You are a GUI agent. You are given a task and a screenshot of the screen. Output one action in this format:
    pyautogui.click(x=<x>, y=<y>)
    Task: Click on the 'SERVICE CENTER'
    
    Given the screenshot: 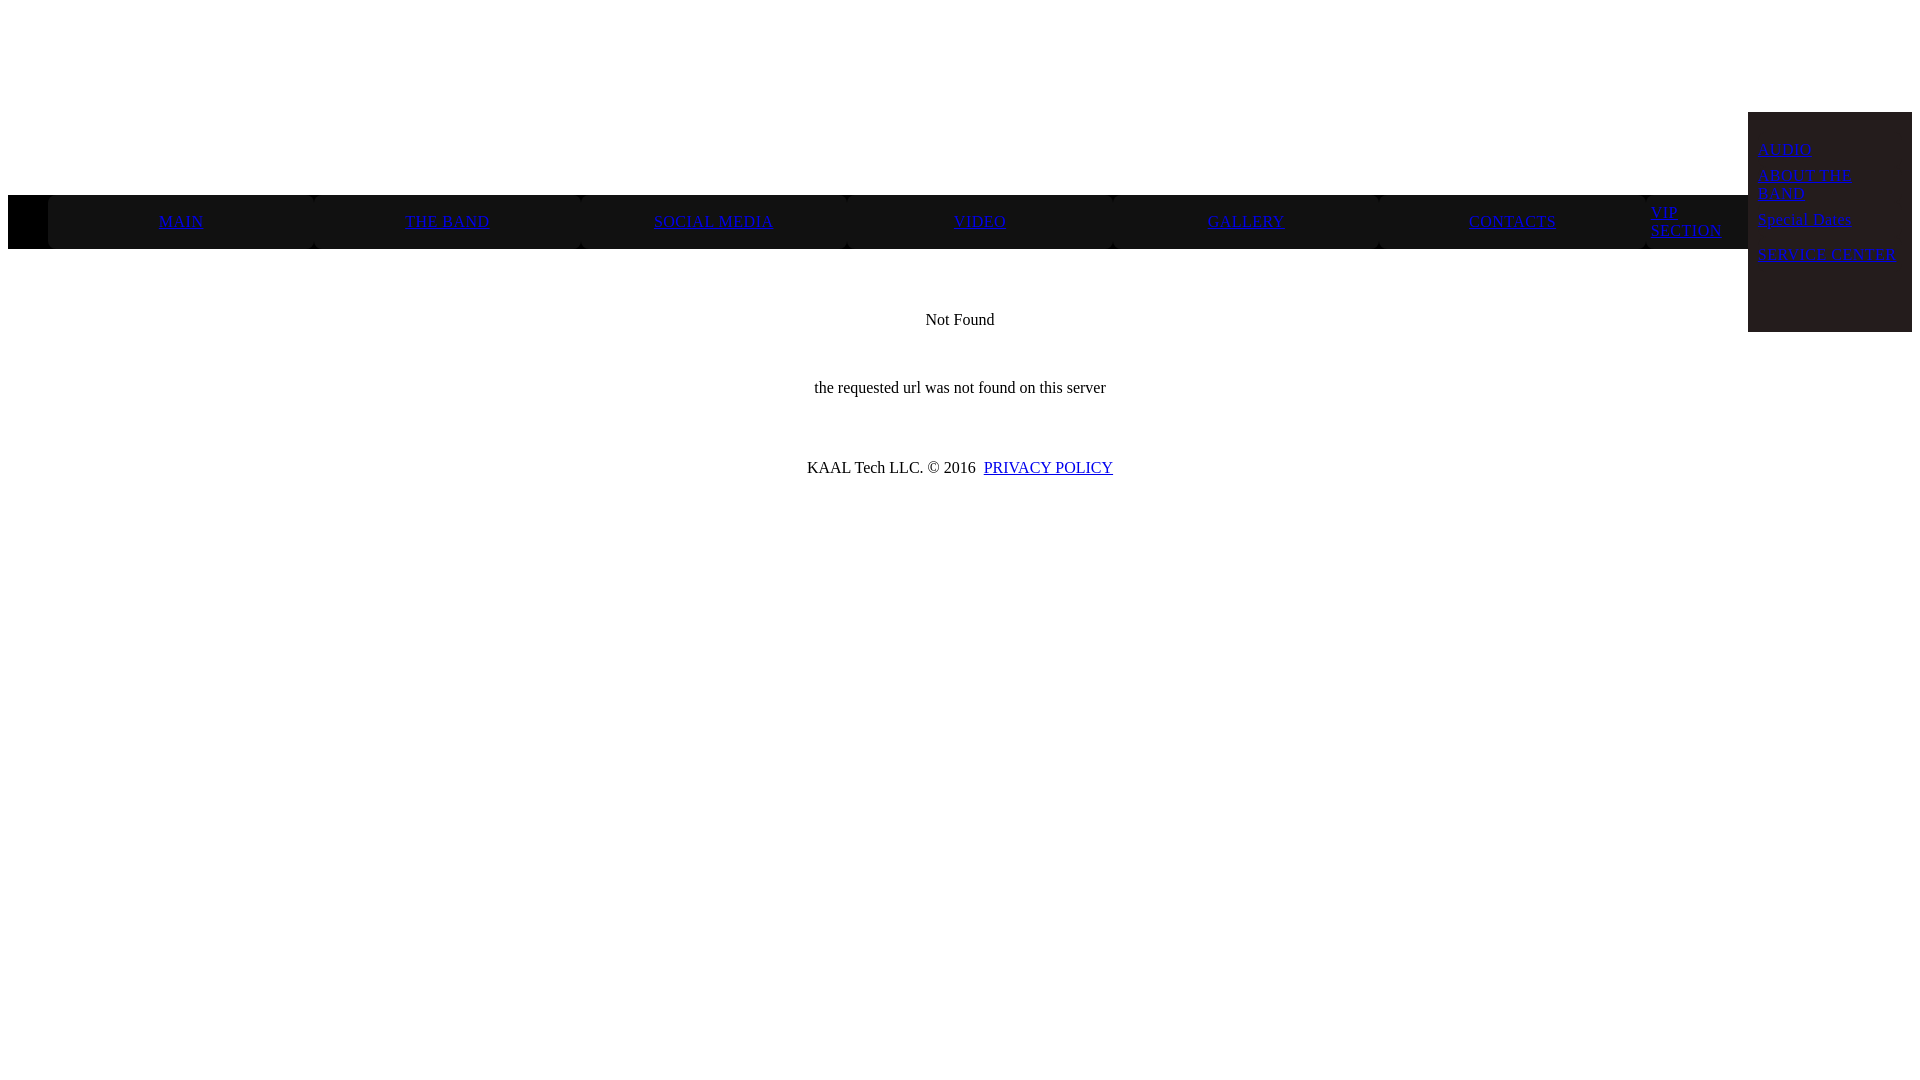 What is the action you would take?
    pyautogui.click(x=1756, y=253)
    